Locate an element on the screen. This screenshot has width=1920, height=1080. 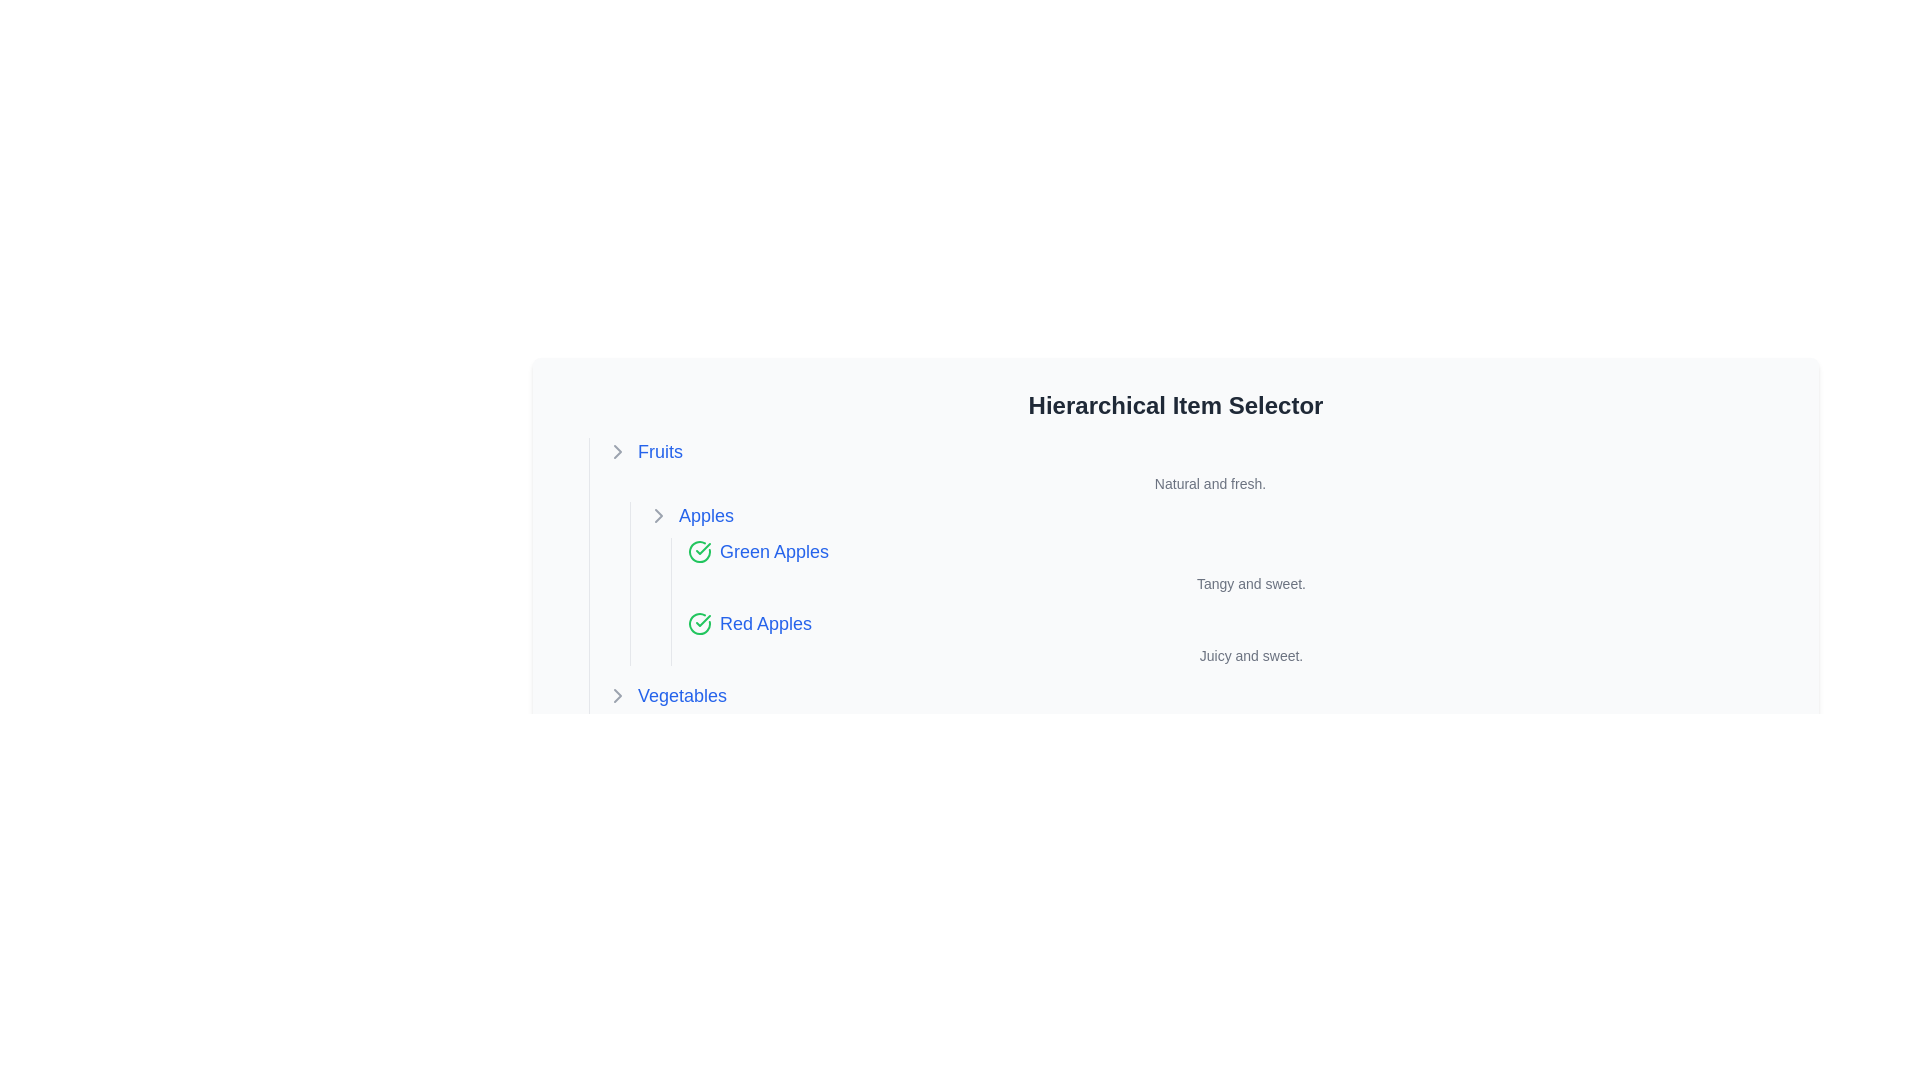
the chevron icon within the 'Vegetables' item in the hierarchical navigation menu is located at coordinates (617, 694).